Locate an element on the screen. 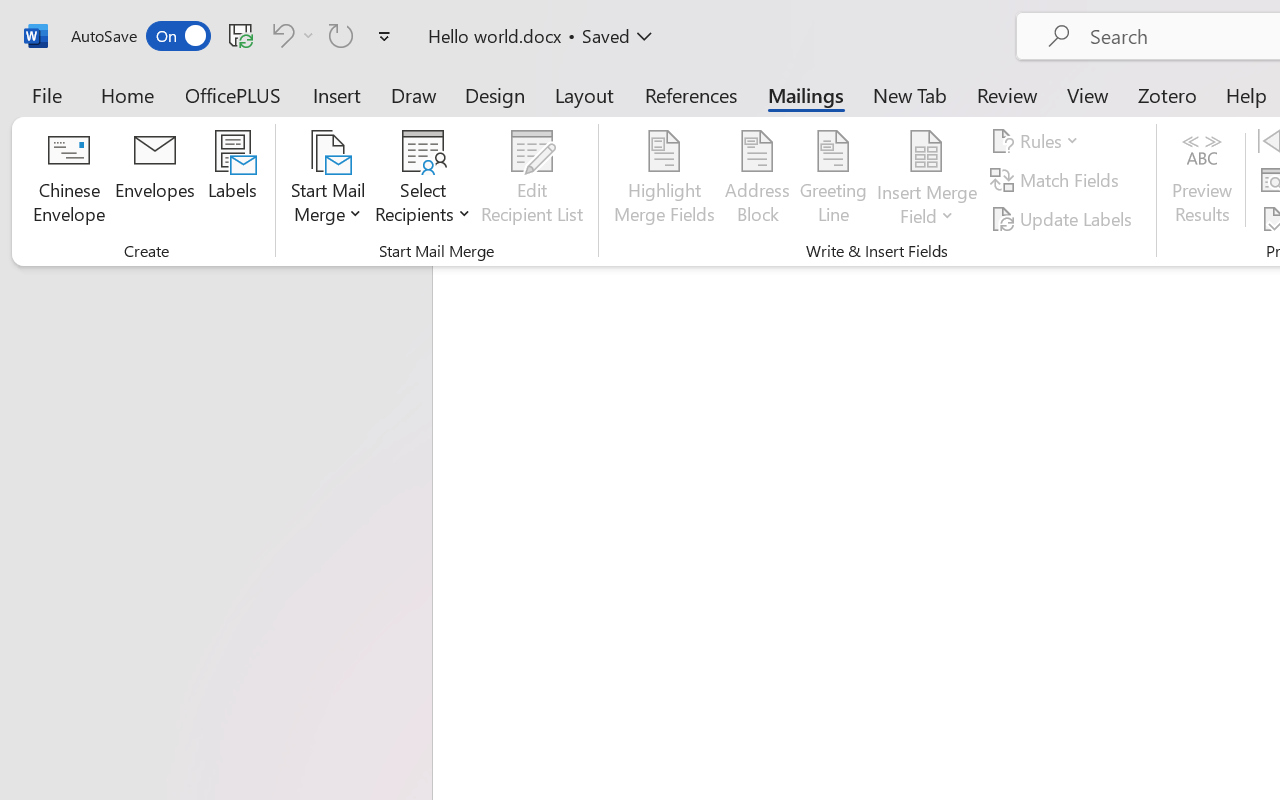  'Home' is located at coordinates (127, 94).